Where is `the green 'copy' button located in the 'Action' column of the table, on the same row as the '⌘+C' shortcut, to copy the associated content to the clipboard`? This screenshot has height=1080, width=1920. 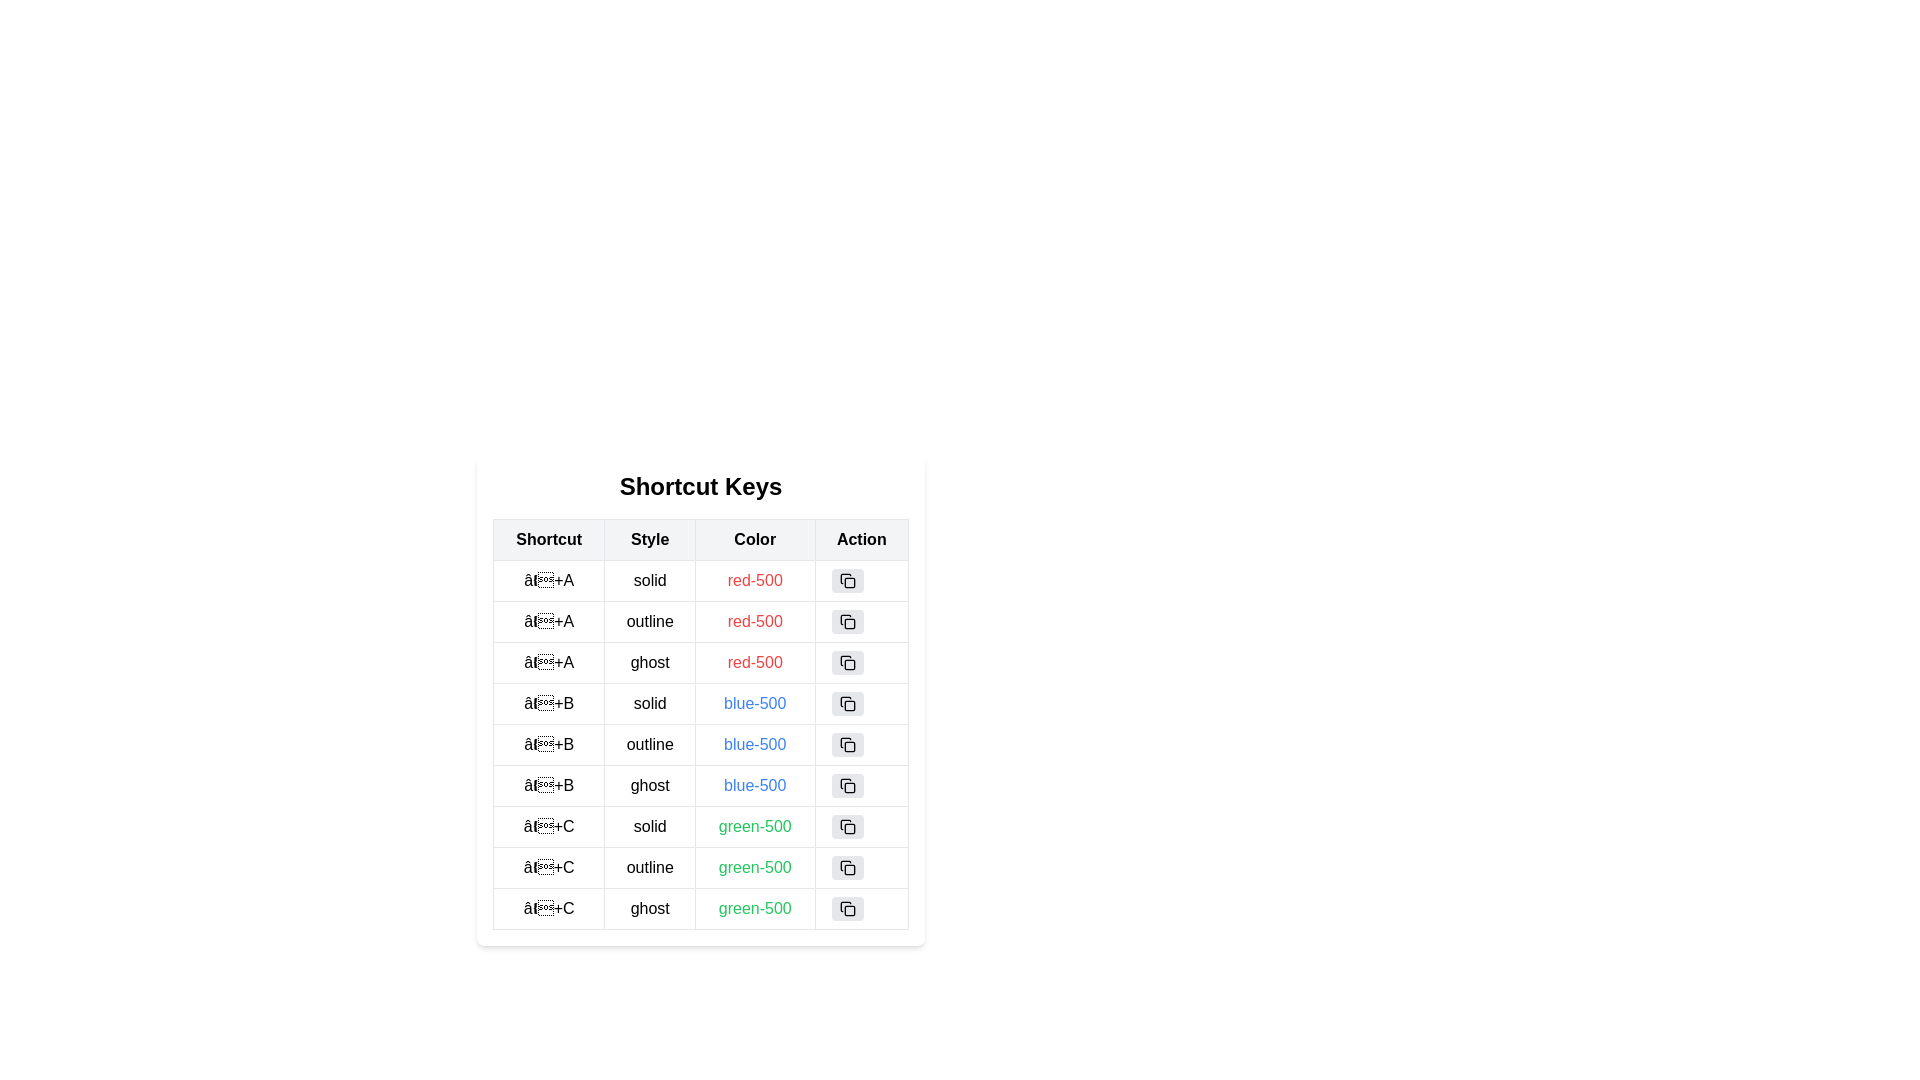 the green 'copy' button located in the 'Action' column of the table, on the same row as the '⌘+C' shortcut, to copy the associated content to the clipboard is located at coordinates (861, 826).